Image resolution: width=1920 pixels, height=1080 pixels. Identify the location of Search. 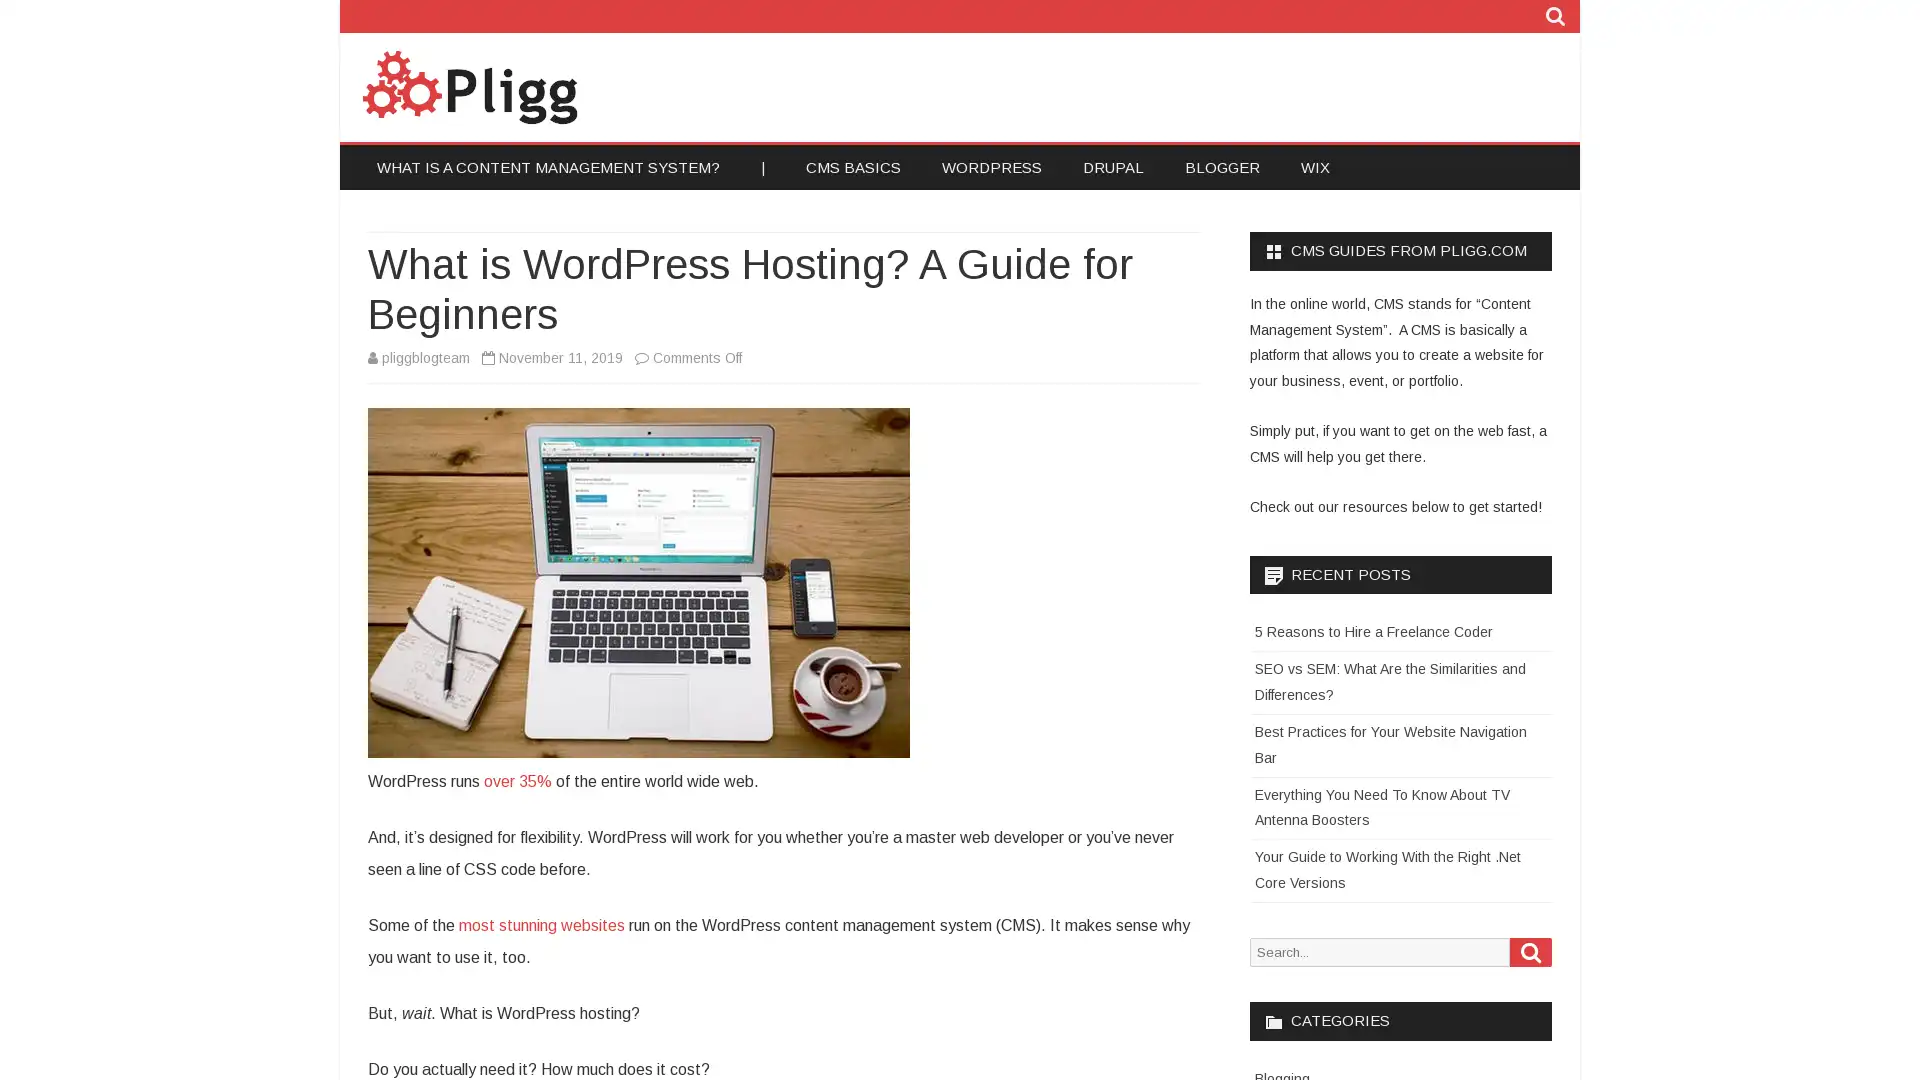
(1530, 950).